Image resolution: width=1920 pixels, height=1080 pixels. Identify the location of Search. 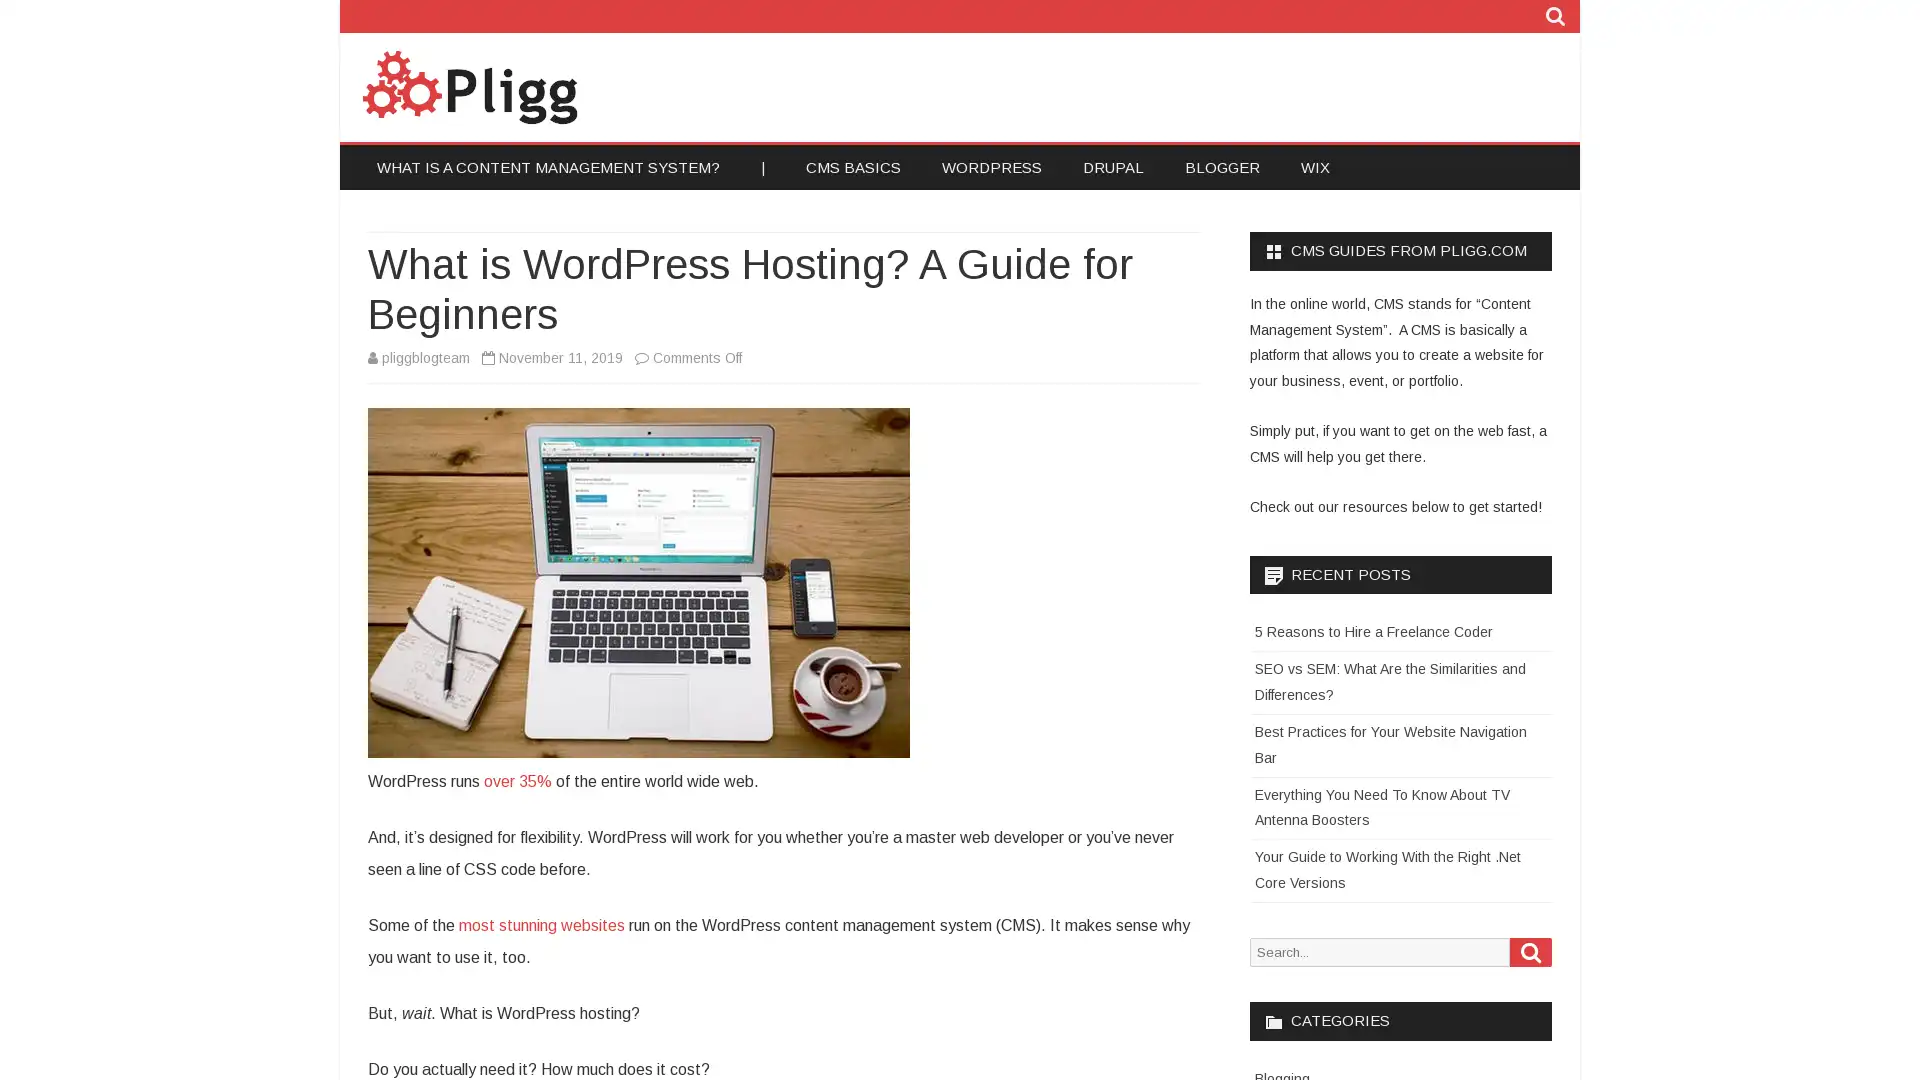
(1530, 950).